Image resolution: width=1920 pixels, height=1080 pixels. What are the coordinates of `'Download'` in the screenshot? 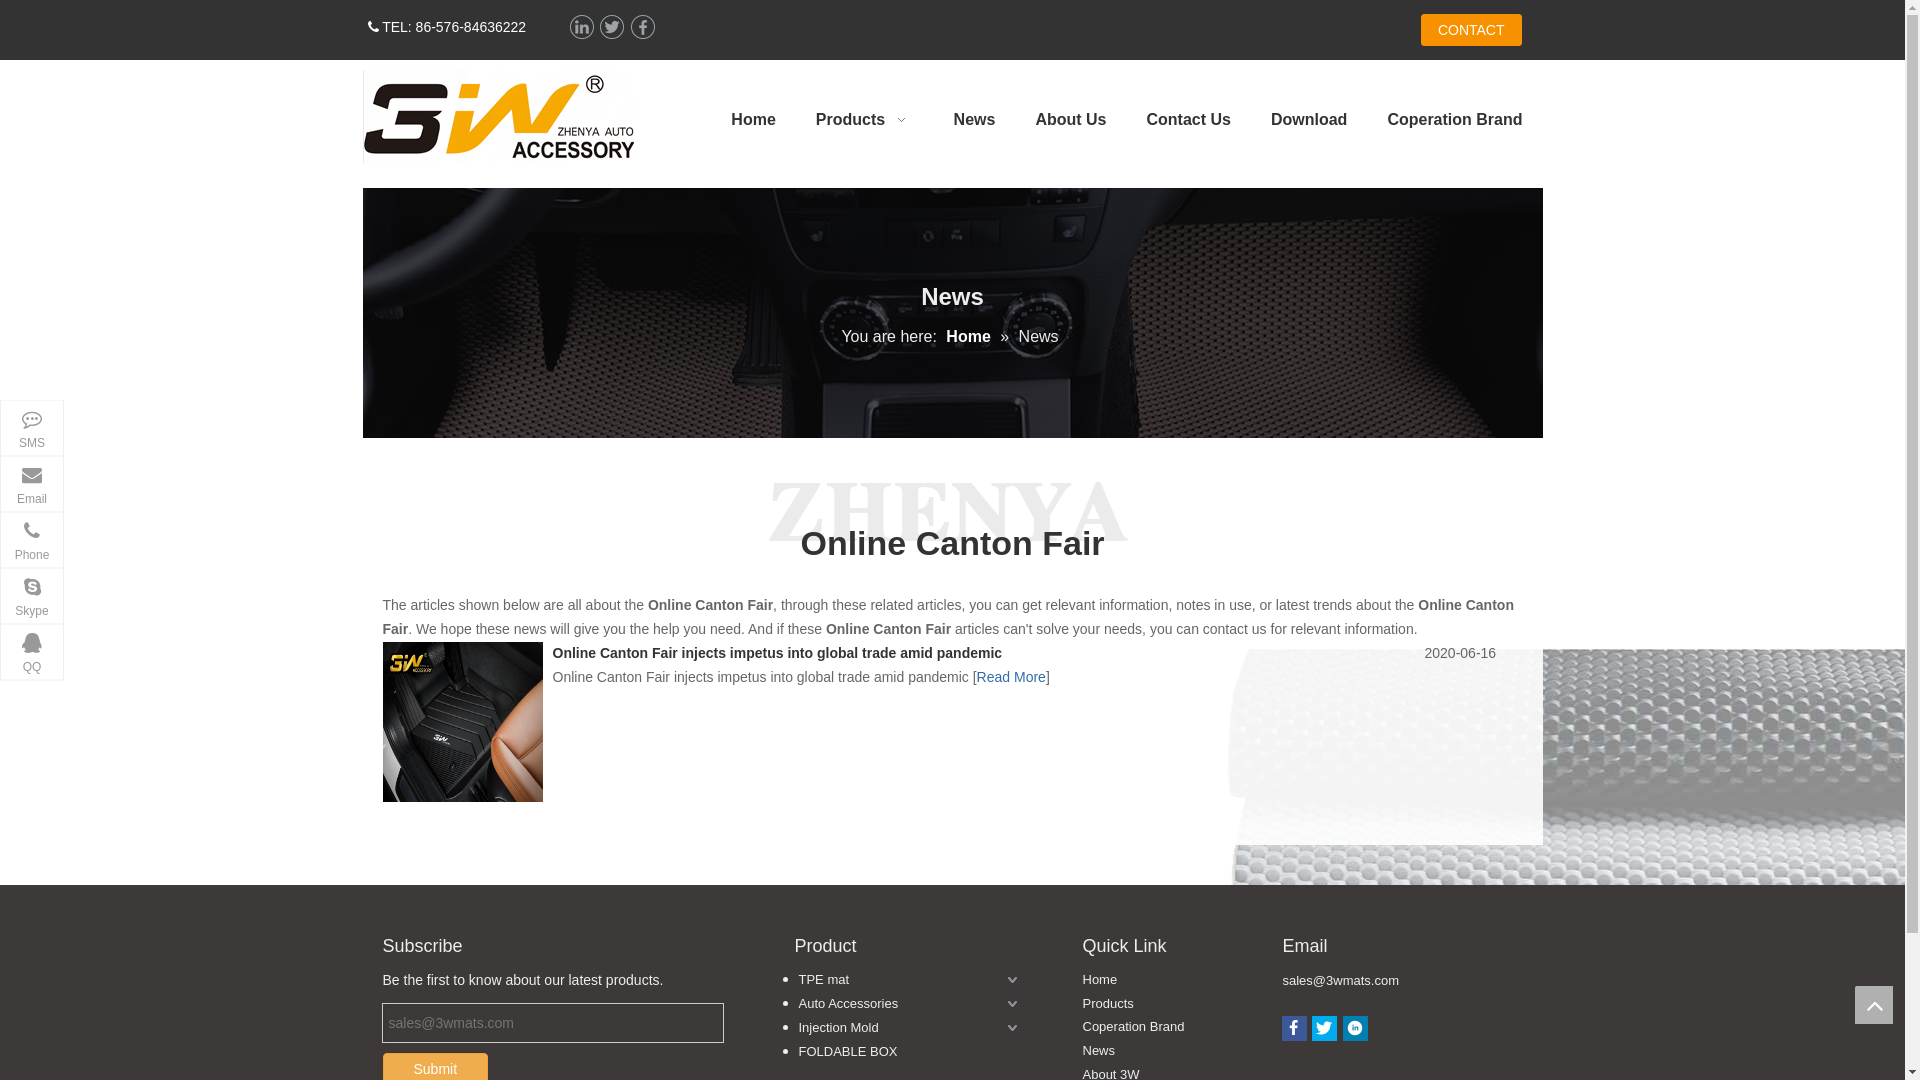 It's located at (1250, 119).